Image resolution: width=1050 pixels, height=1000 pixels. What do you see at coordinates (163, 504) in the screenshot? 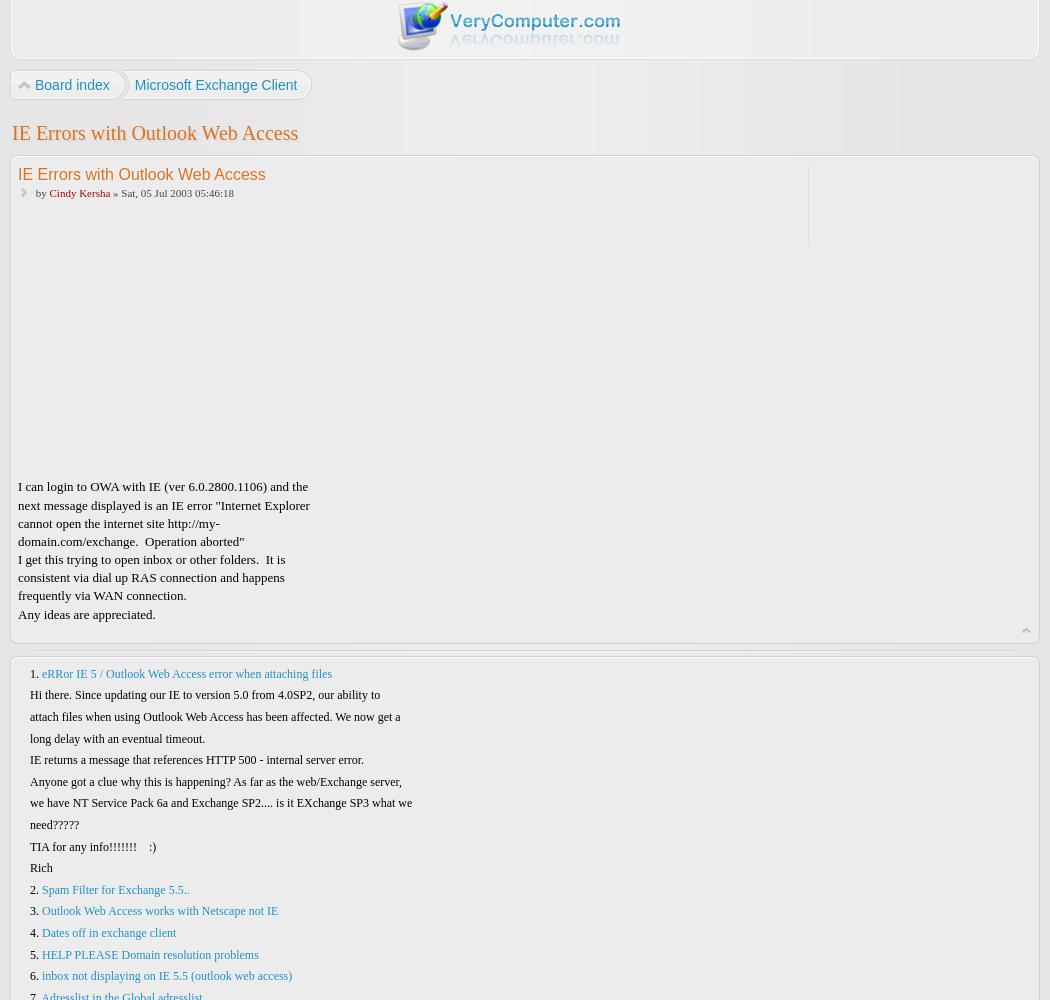
I see `'next message displayed is an IE error "Internet Explorer'` at bounding box center [163, 504].